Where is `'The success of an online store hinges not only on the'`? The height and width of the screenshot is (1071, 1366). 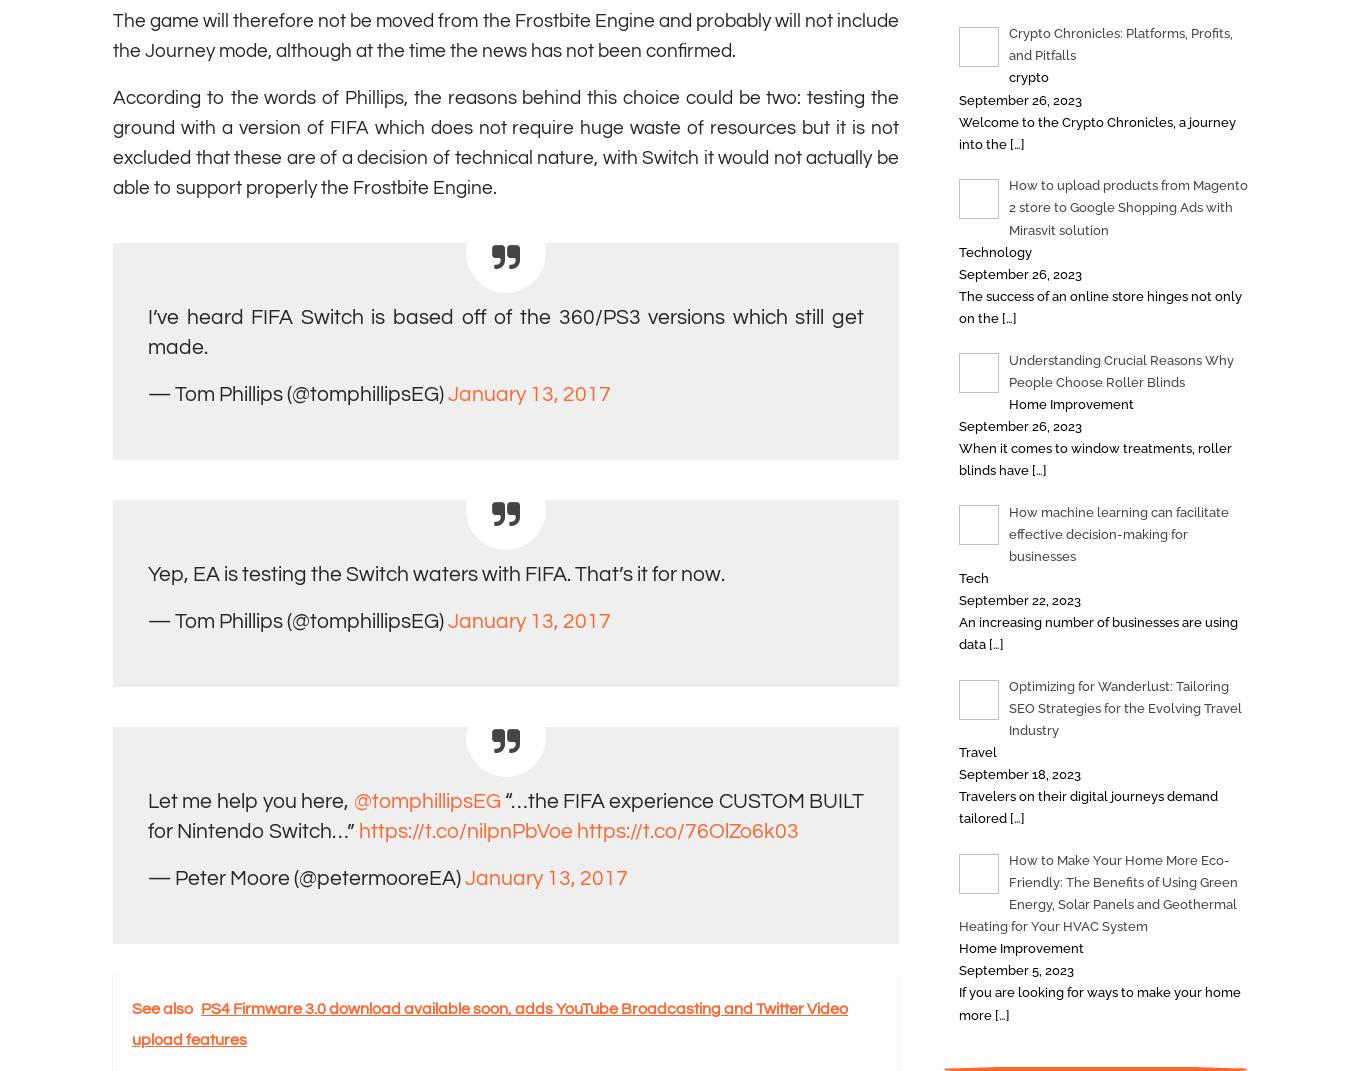
'The success of an online store hinges not only on the' is located at coordinates (1099, 306).